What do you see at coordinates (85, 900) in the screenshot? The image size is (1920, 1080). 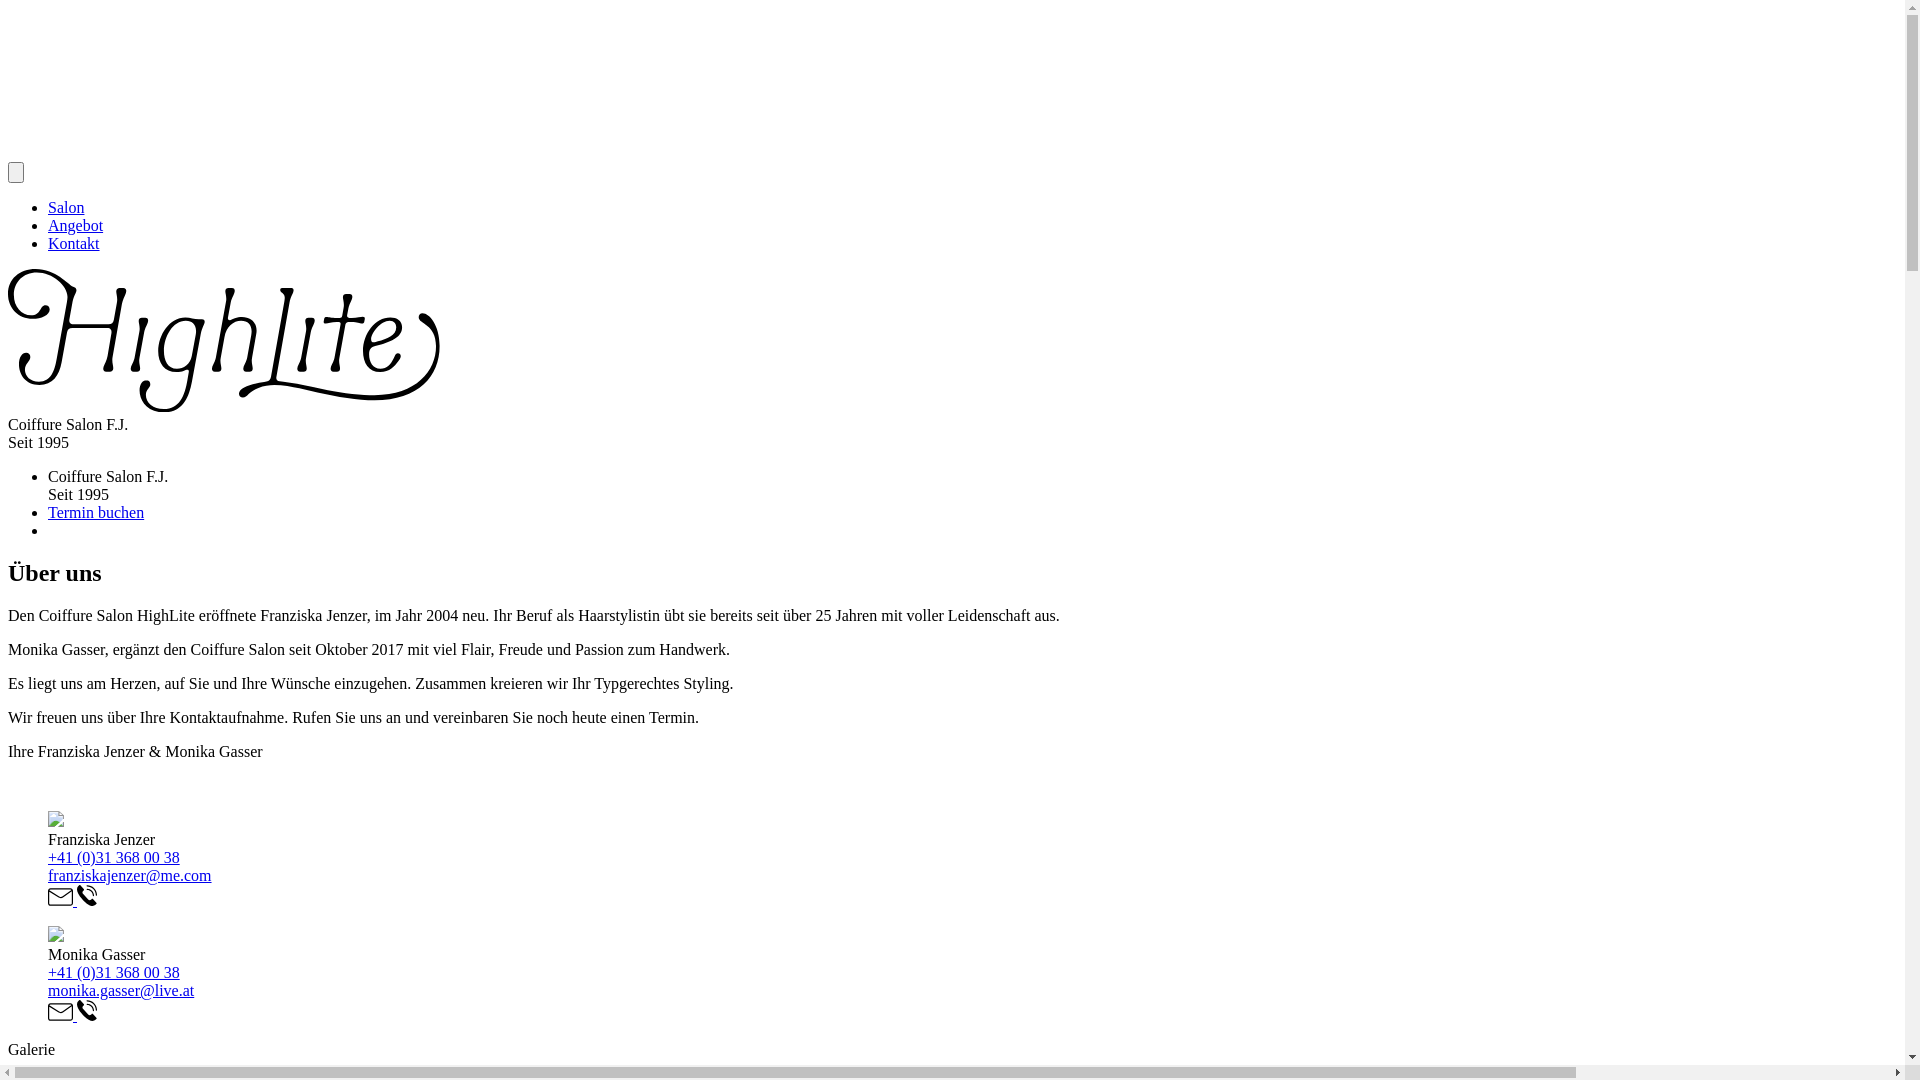 I see `'Telefon Franziska Jenzer'` at bounding box center [85, 900].